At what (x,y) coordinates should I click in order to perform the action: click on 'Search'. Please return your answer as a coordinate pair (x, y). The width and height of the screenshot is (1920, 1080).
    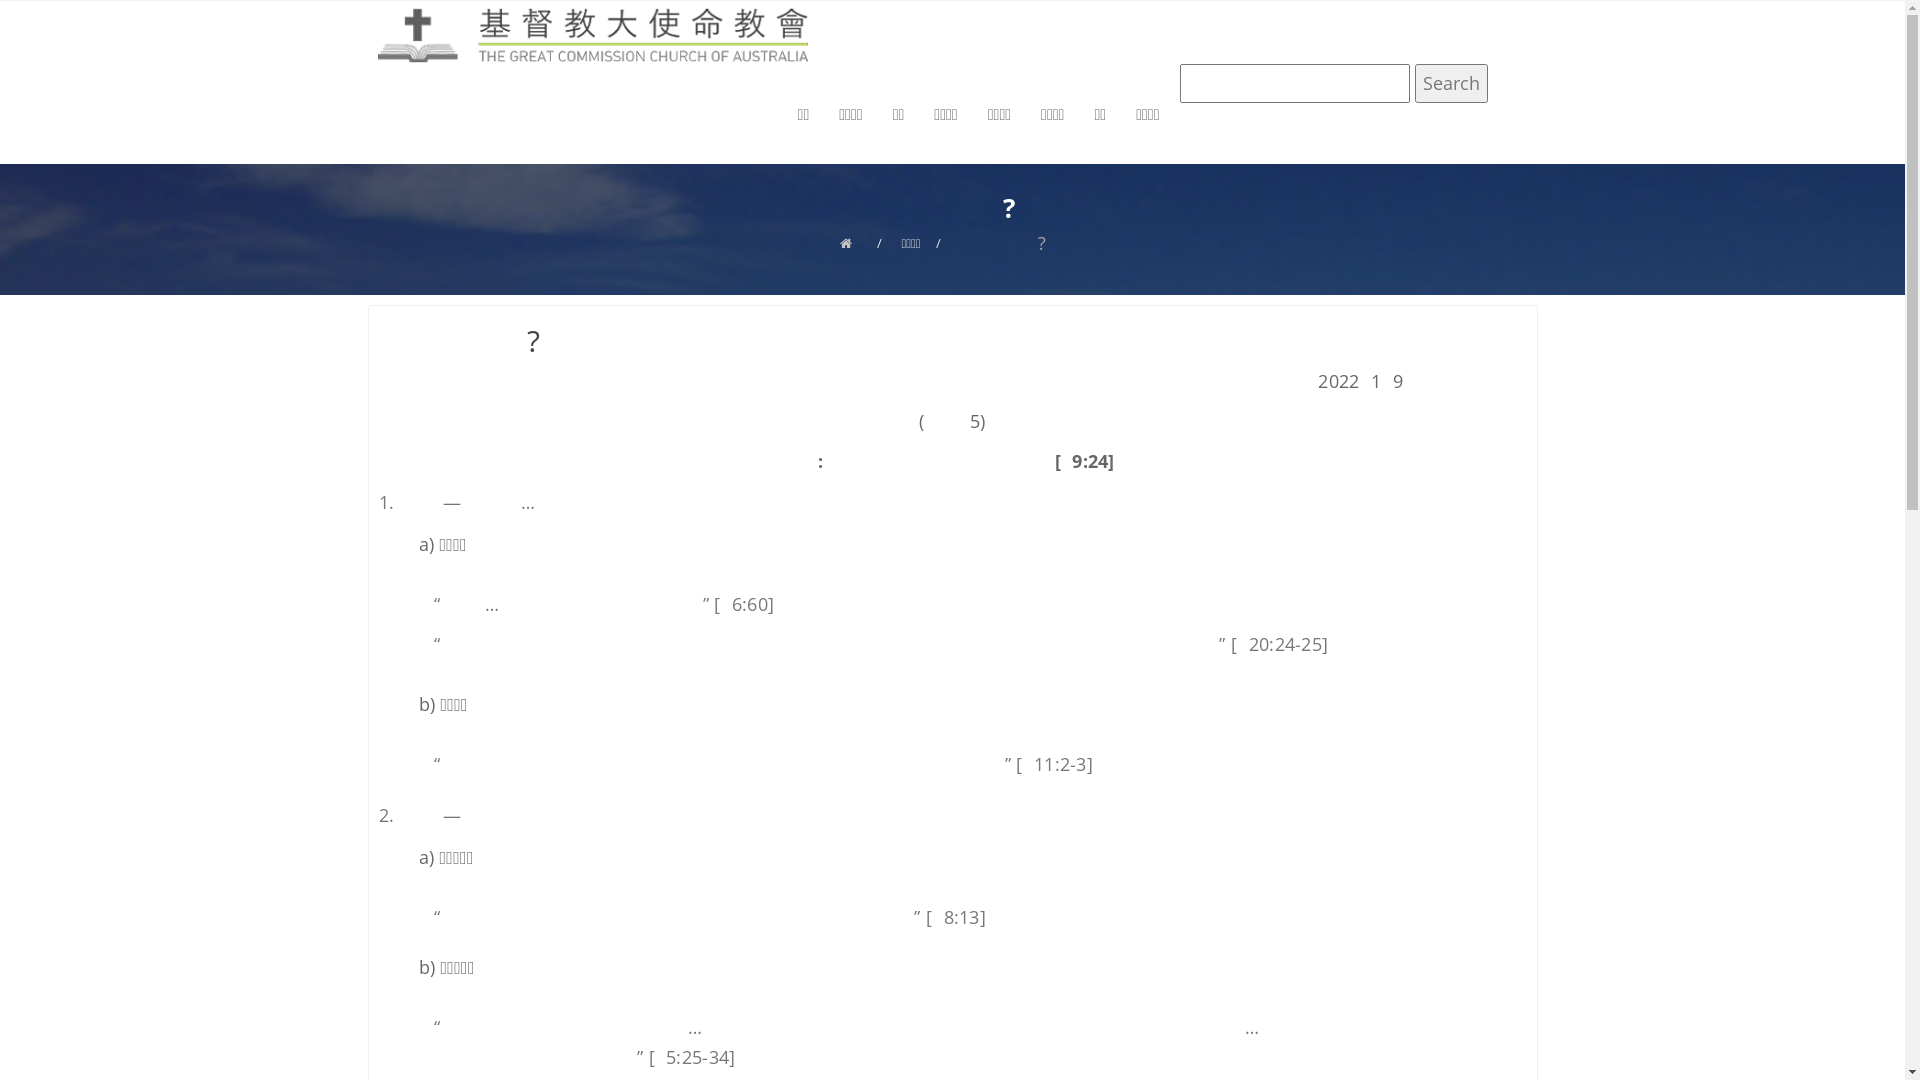
    Looking at the image, I should click on (1450, 82).